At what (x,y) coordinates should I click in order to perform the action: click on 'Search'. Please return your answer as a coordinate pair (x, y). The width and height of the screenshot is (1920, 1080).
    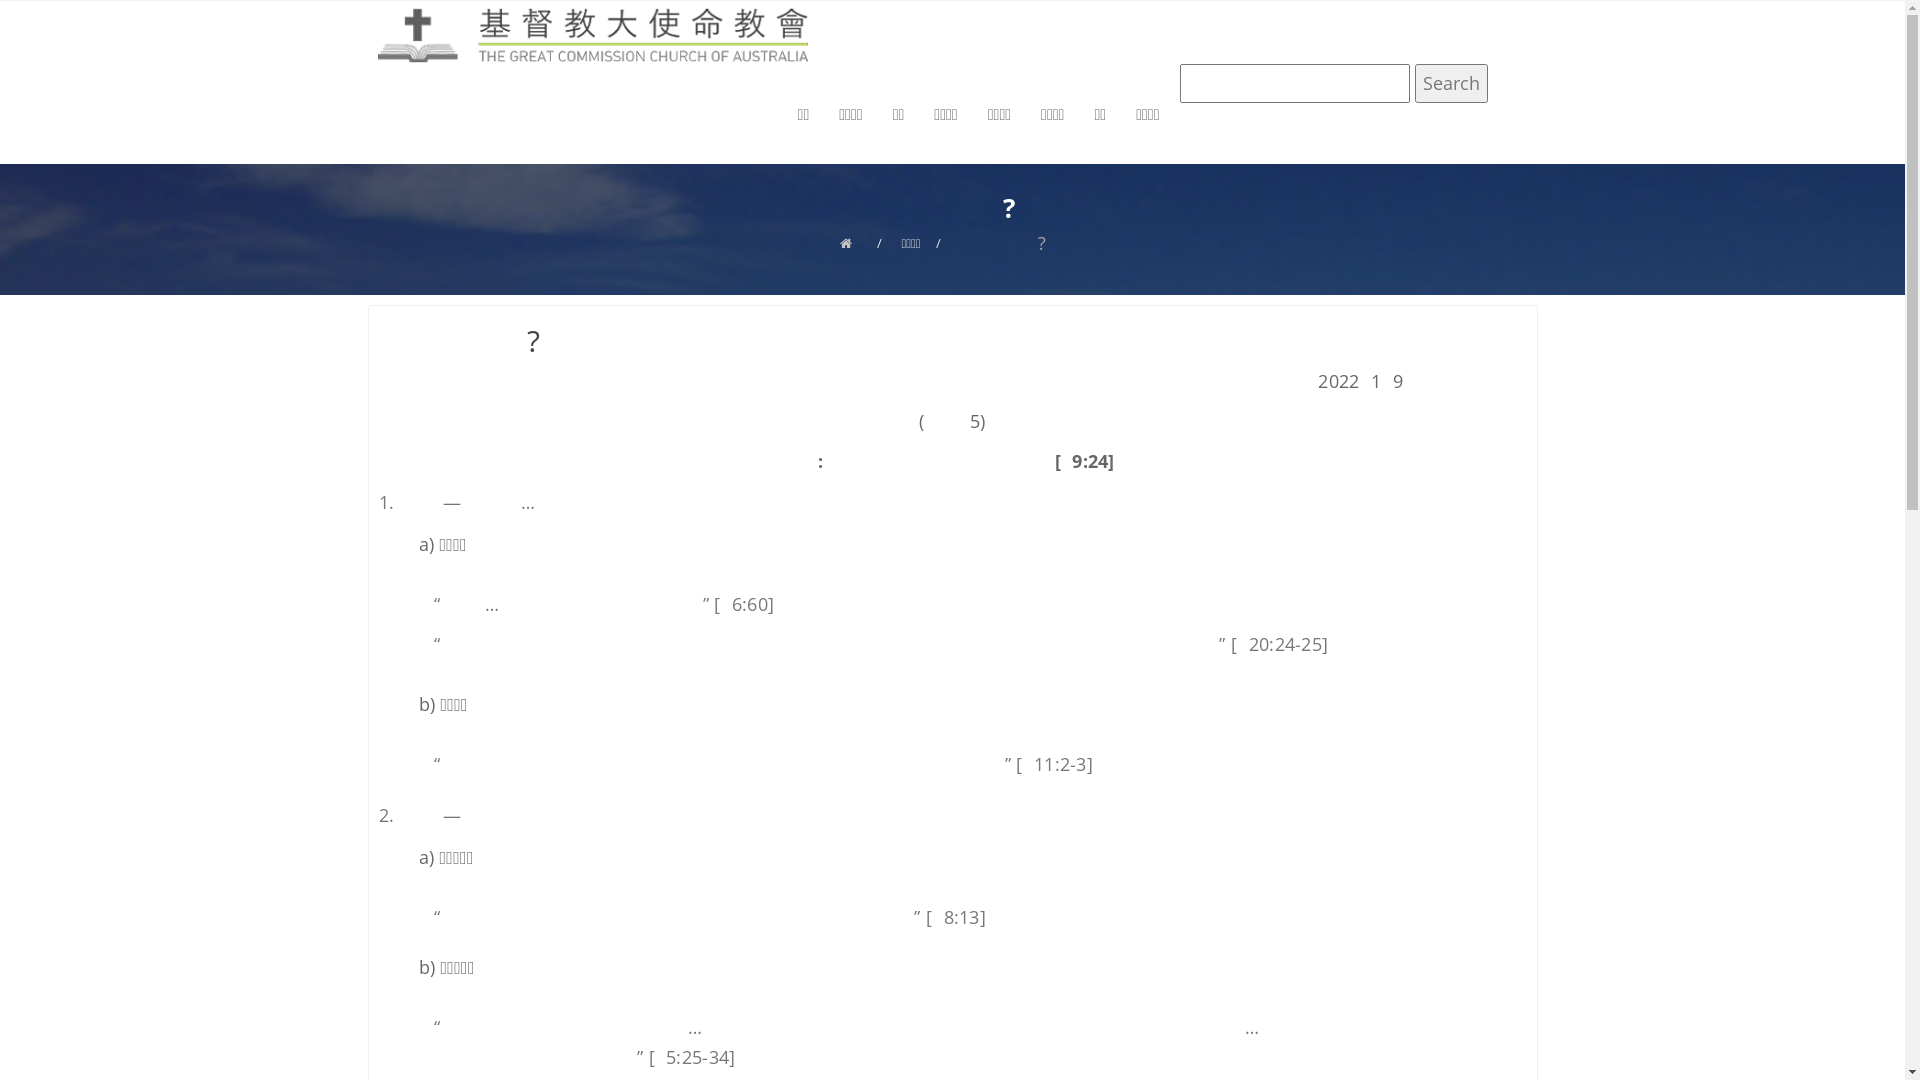
    Looking at the image, I should click on (1450, 82).